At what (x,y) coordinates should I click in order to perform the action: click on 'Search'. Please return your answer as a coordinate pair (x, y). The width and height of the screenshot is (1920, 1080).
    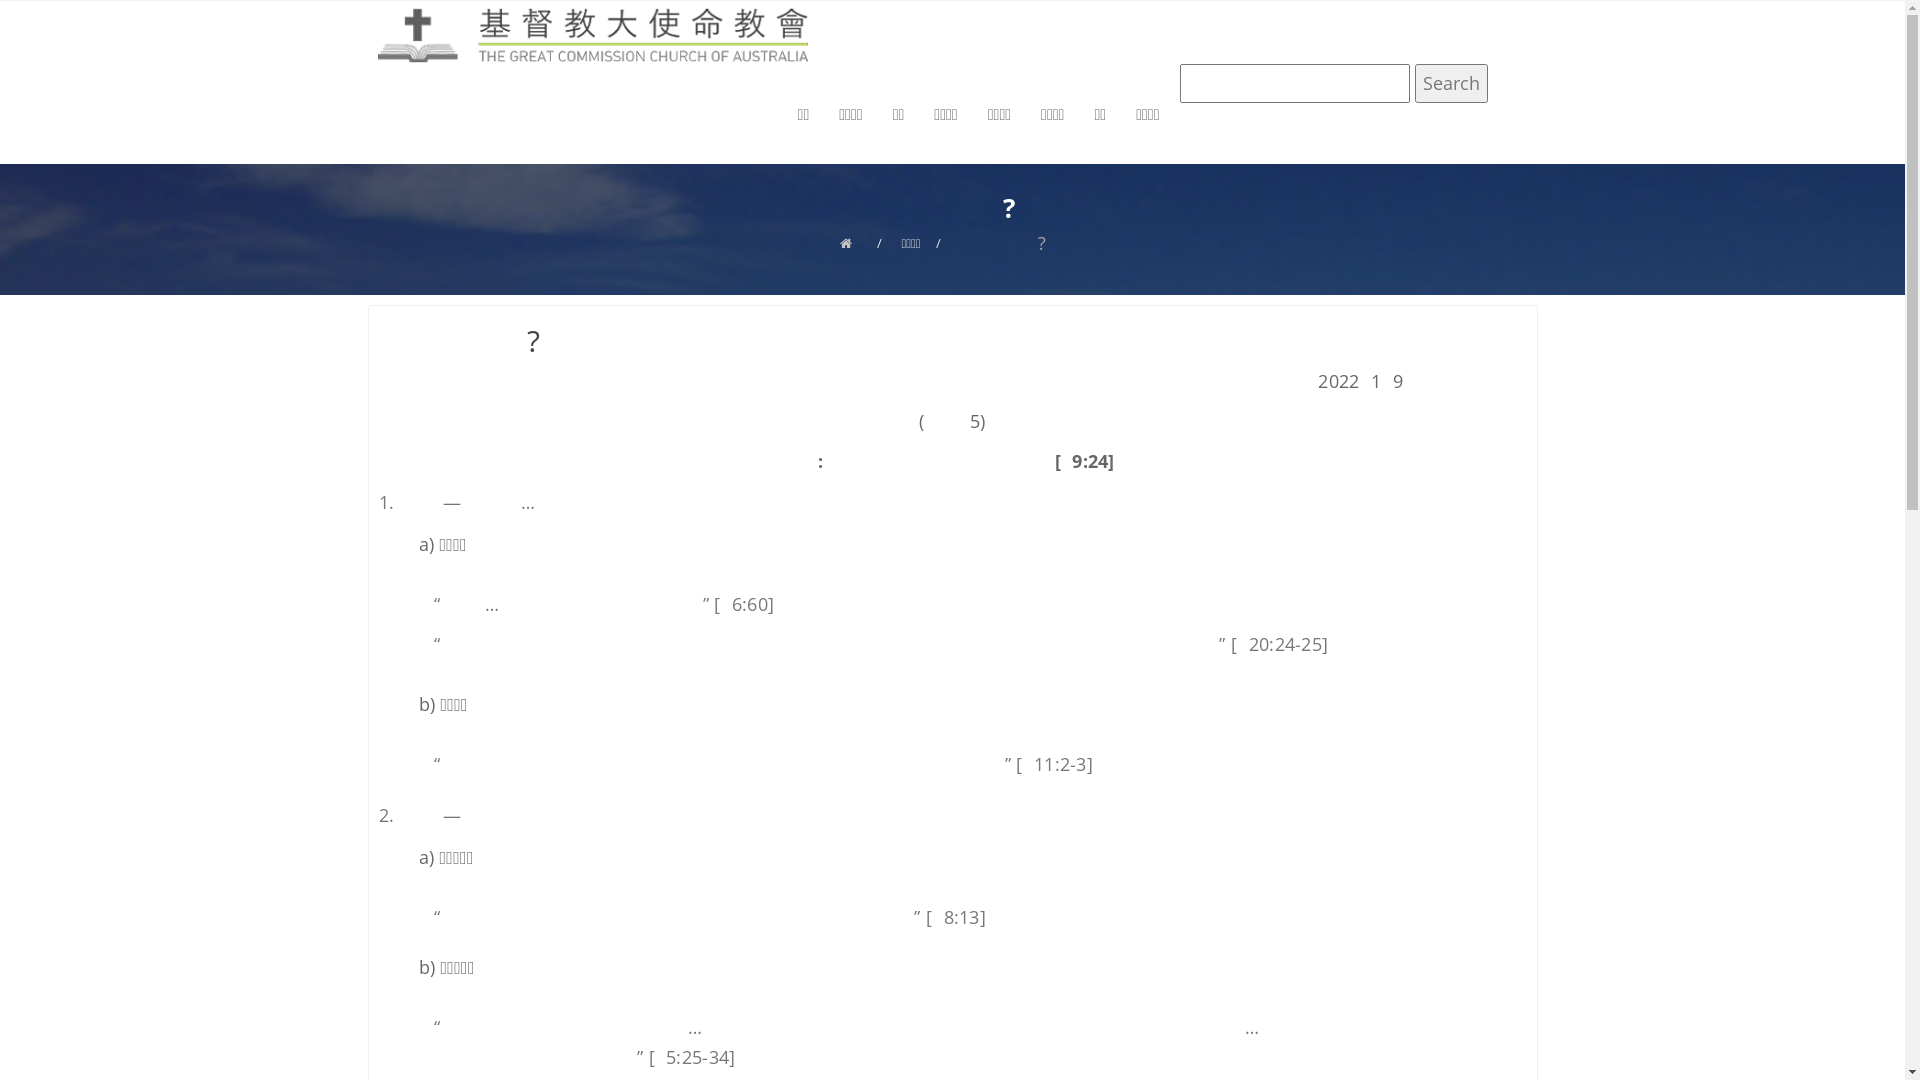
    Looking at the image, I should click on (1450, 82).